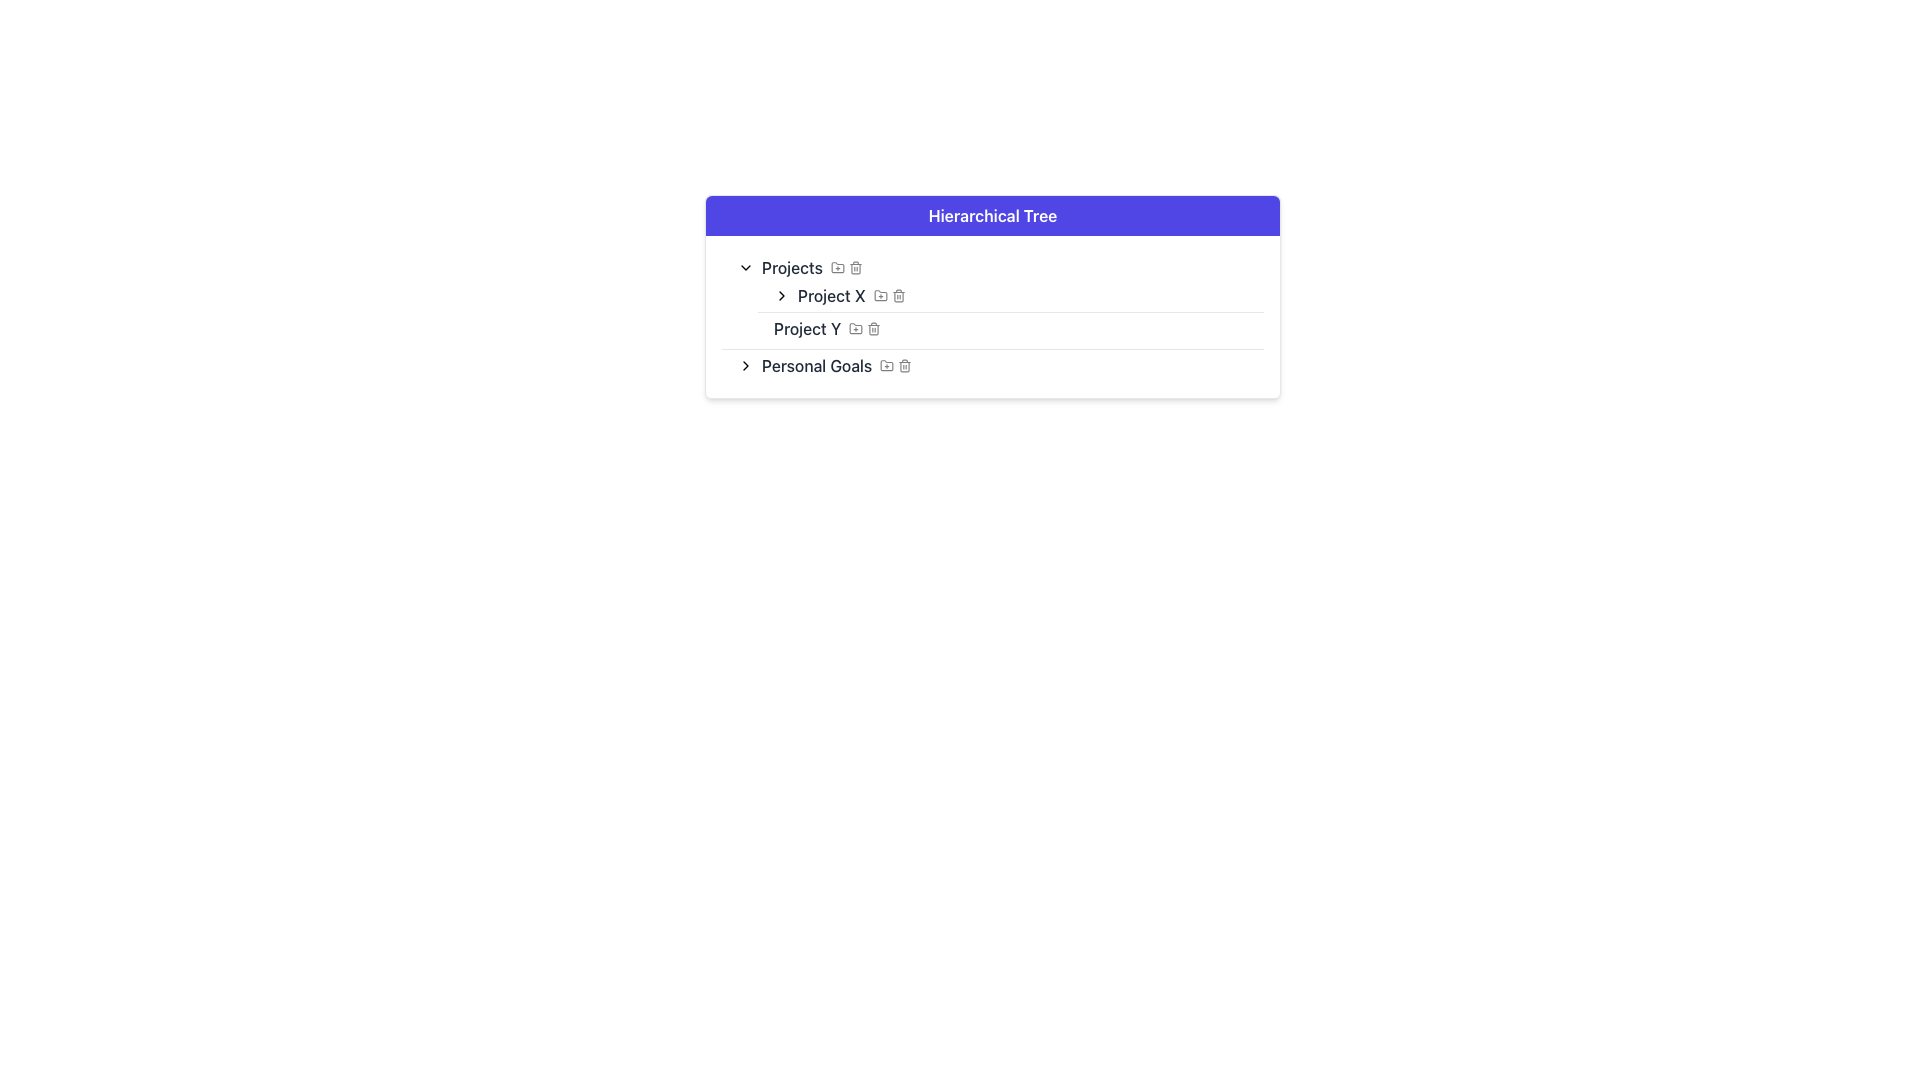  What do you see at coordinates (816, 366) in the screenshot?
I see `the 'Personal Goals' label, which is a selectable item in the hierarchical tree interface` at bounding box center [816, 366].